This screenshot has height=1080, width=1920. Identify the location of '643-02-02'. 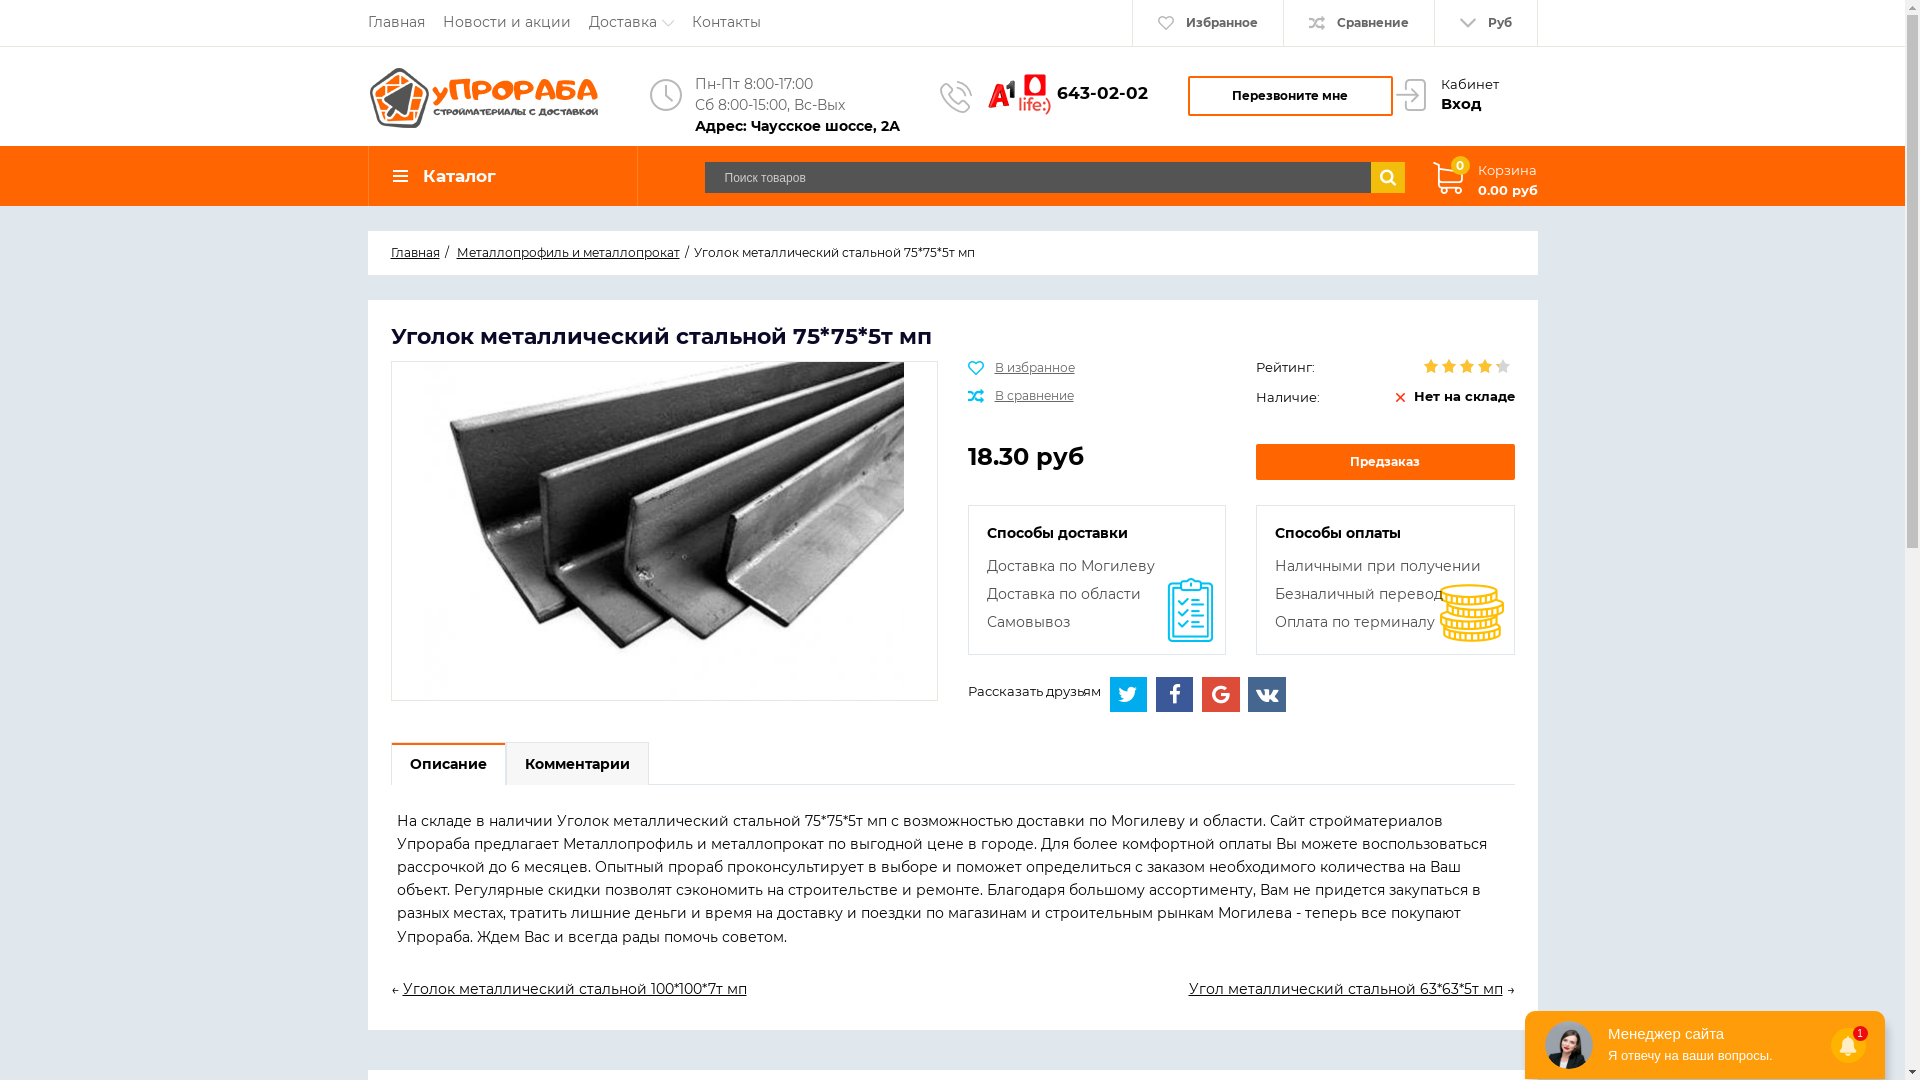
(1100, 92).